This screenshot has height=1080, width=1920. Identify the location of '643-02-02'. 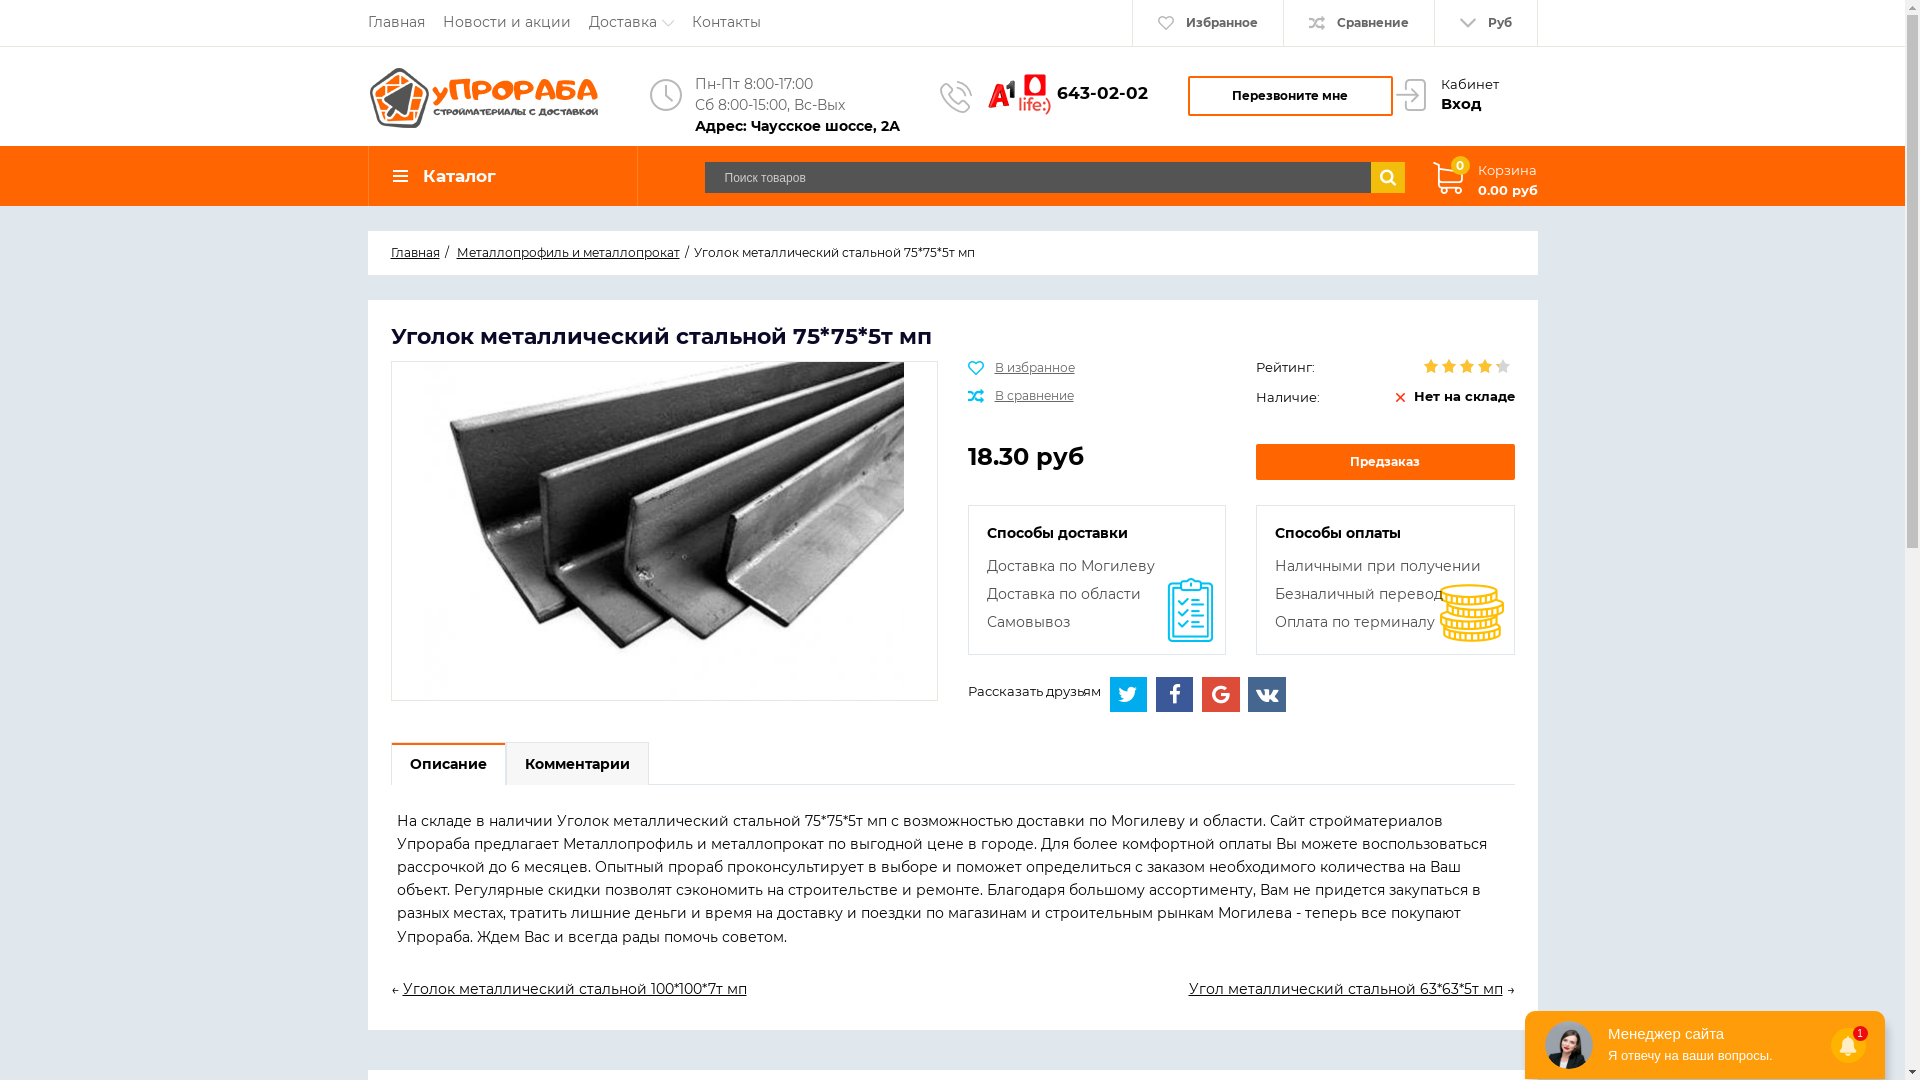
(1100, 92).